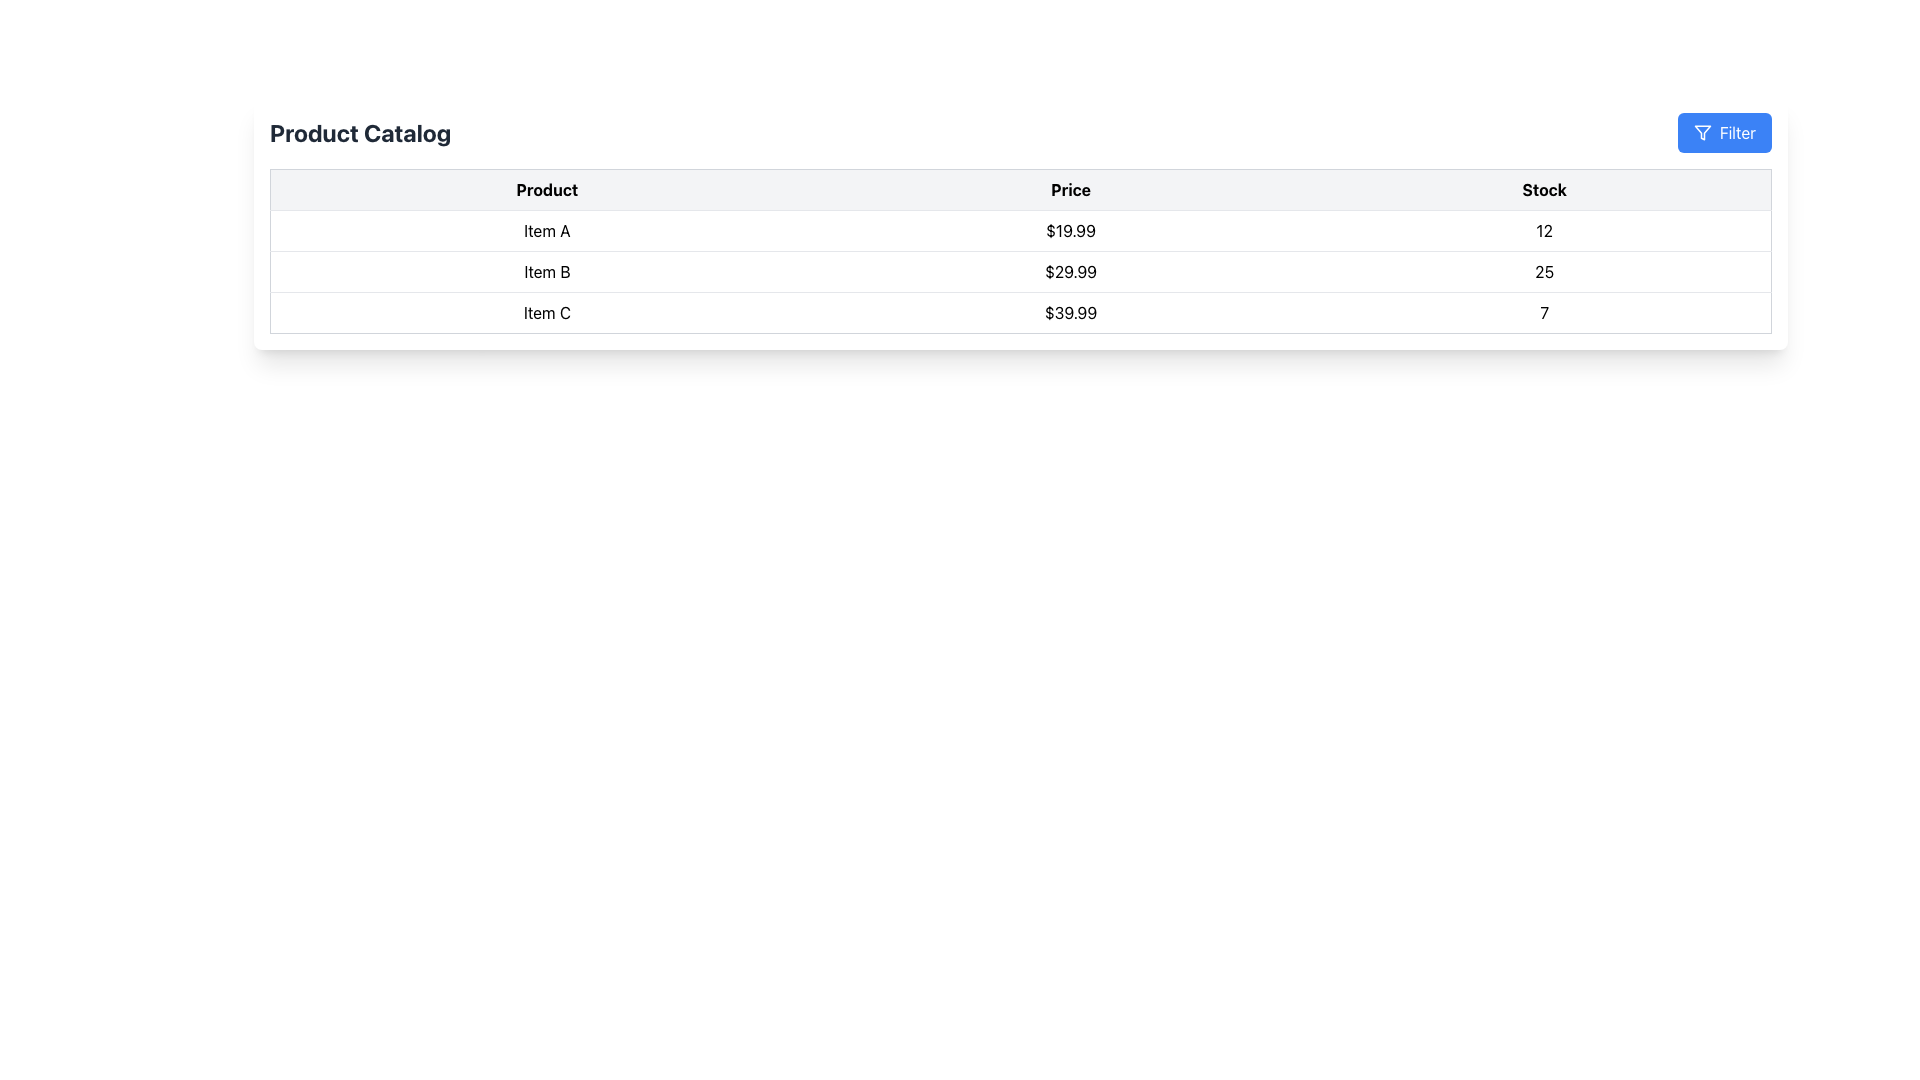 Image resolution: width=1920 pixels, height=1080 pixels. What do you see at coordinates (1021, 230) in the screenshot?
I see `the first row of the table displaying 'Item A' with price '$19.99' and stock '12'` at bounding box center [1021, 230].